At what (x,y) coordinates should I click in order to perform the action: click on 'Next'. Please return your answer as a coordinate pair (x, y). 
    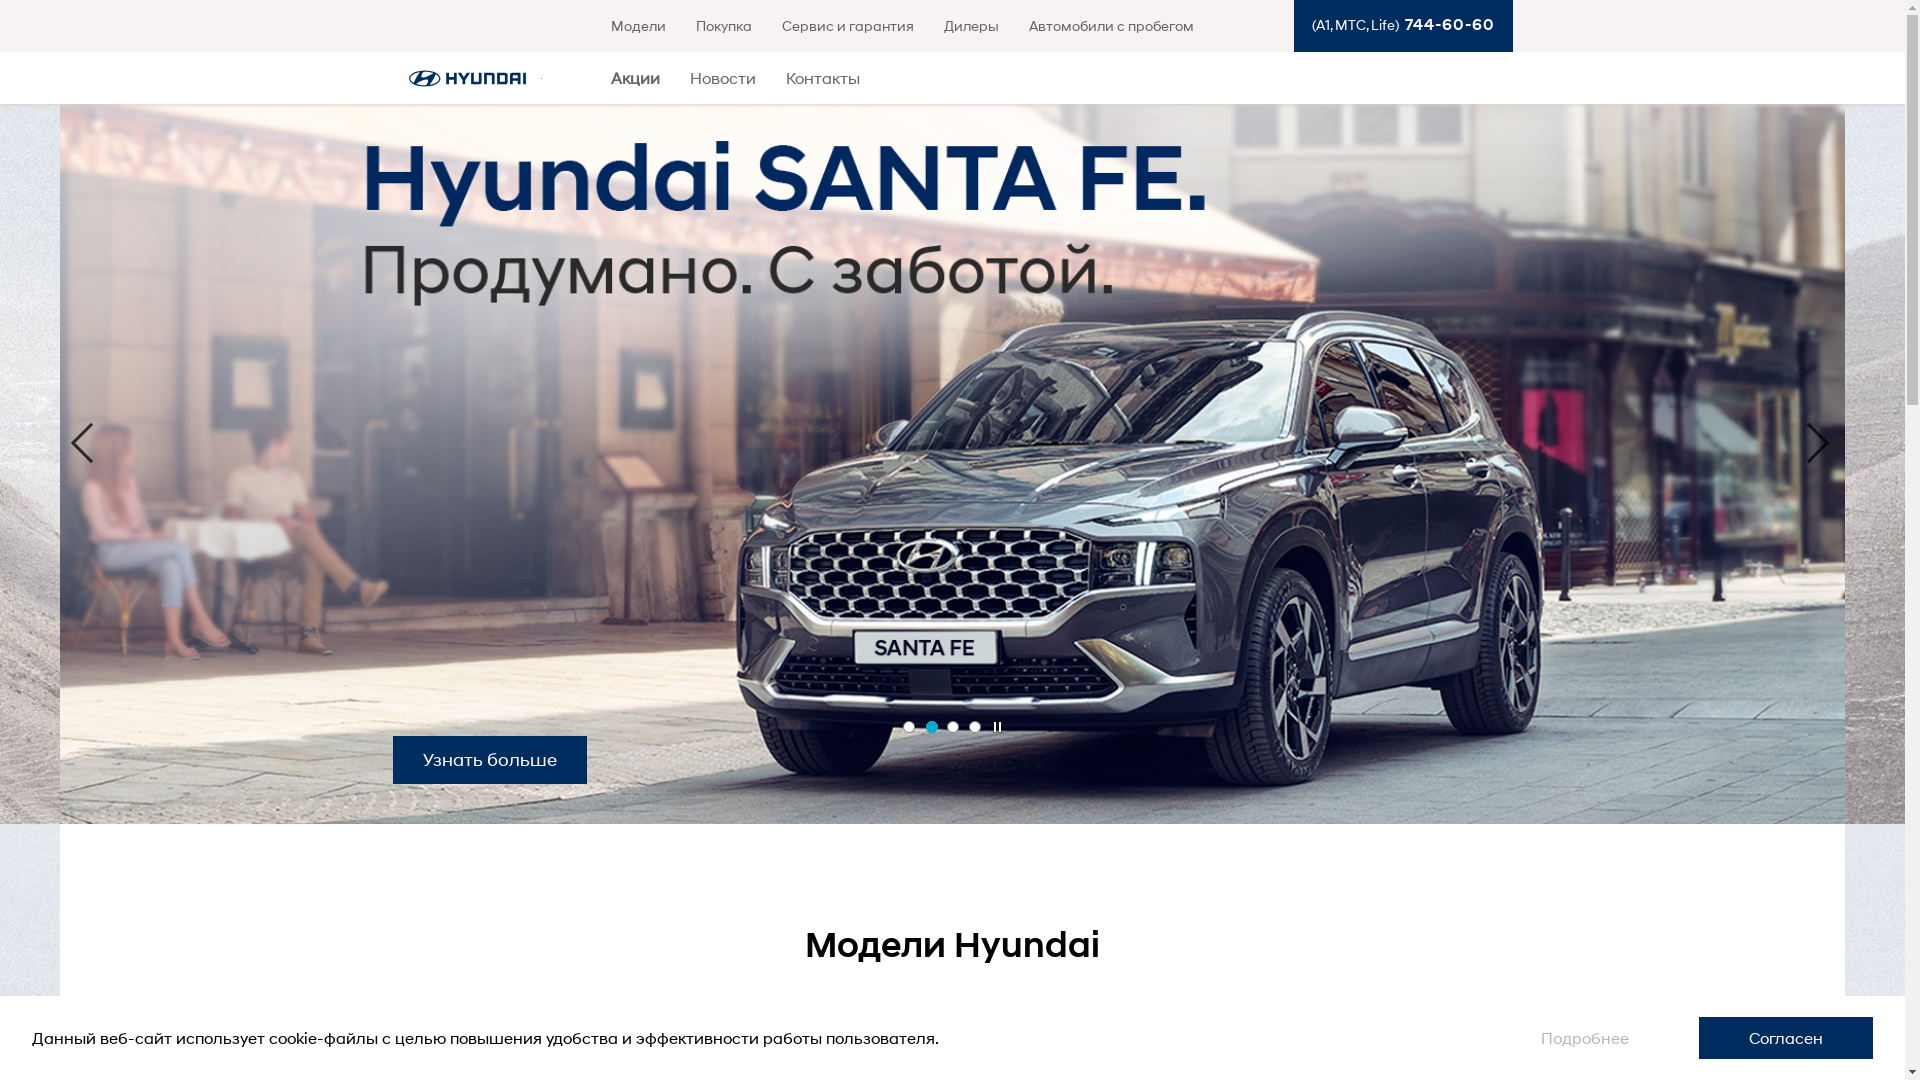
    Looking at the image, I should click on (1818, 442).